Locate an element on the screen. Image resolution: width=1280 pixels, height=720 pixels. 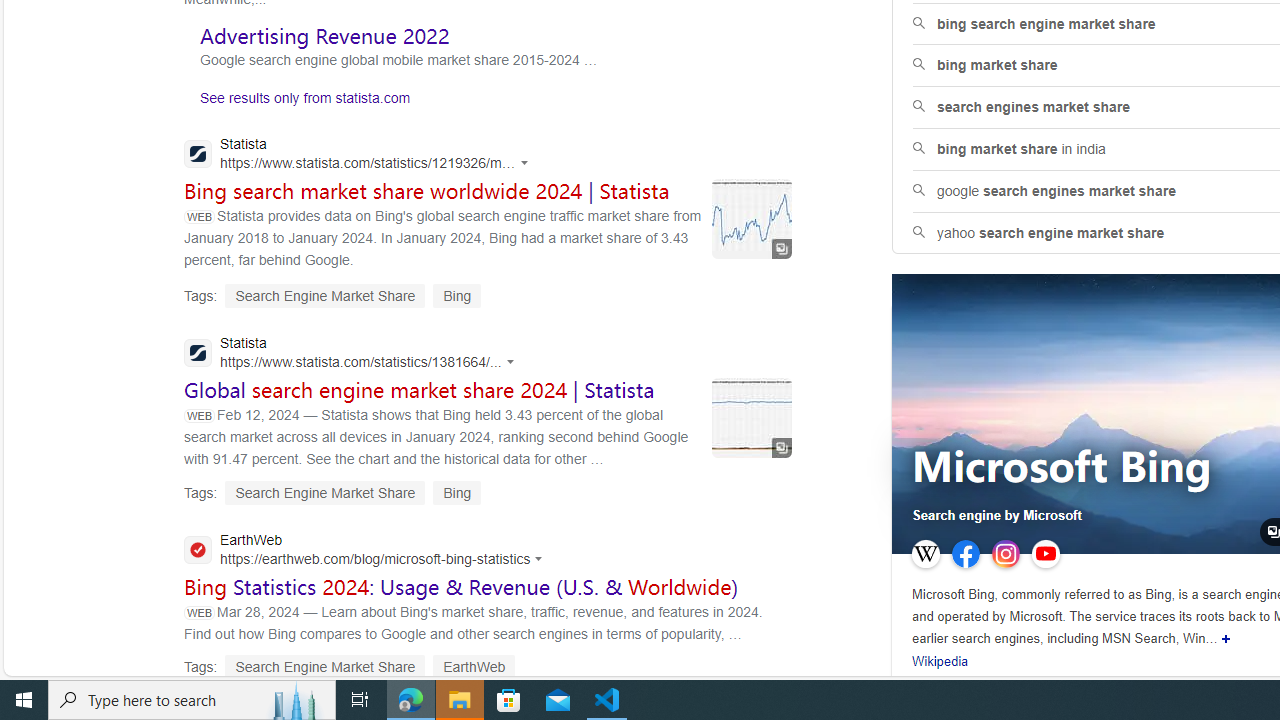
'Global search engine market share 2024 | Statista' is located at coordinates (418, 390).